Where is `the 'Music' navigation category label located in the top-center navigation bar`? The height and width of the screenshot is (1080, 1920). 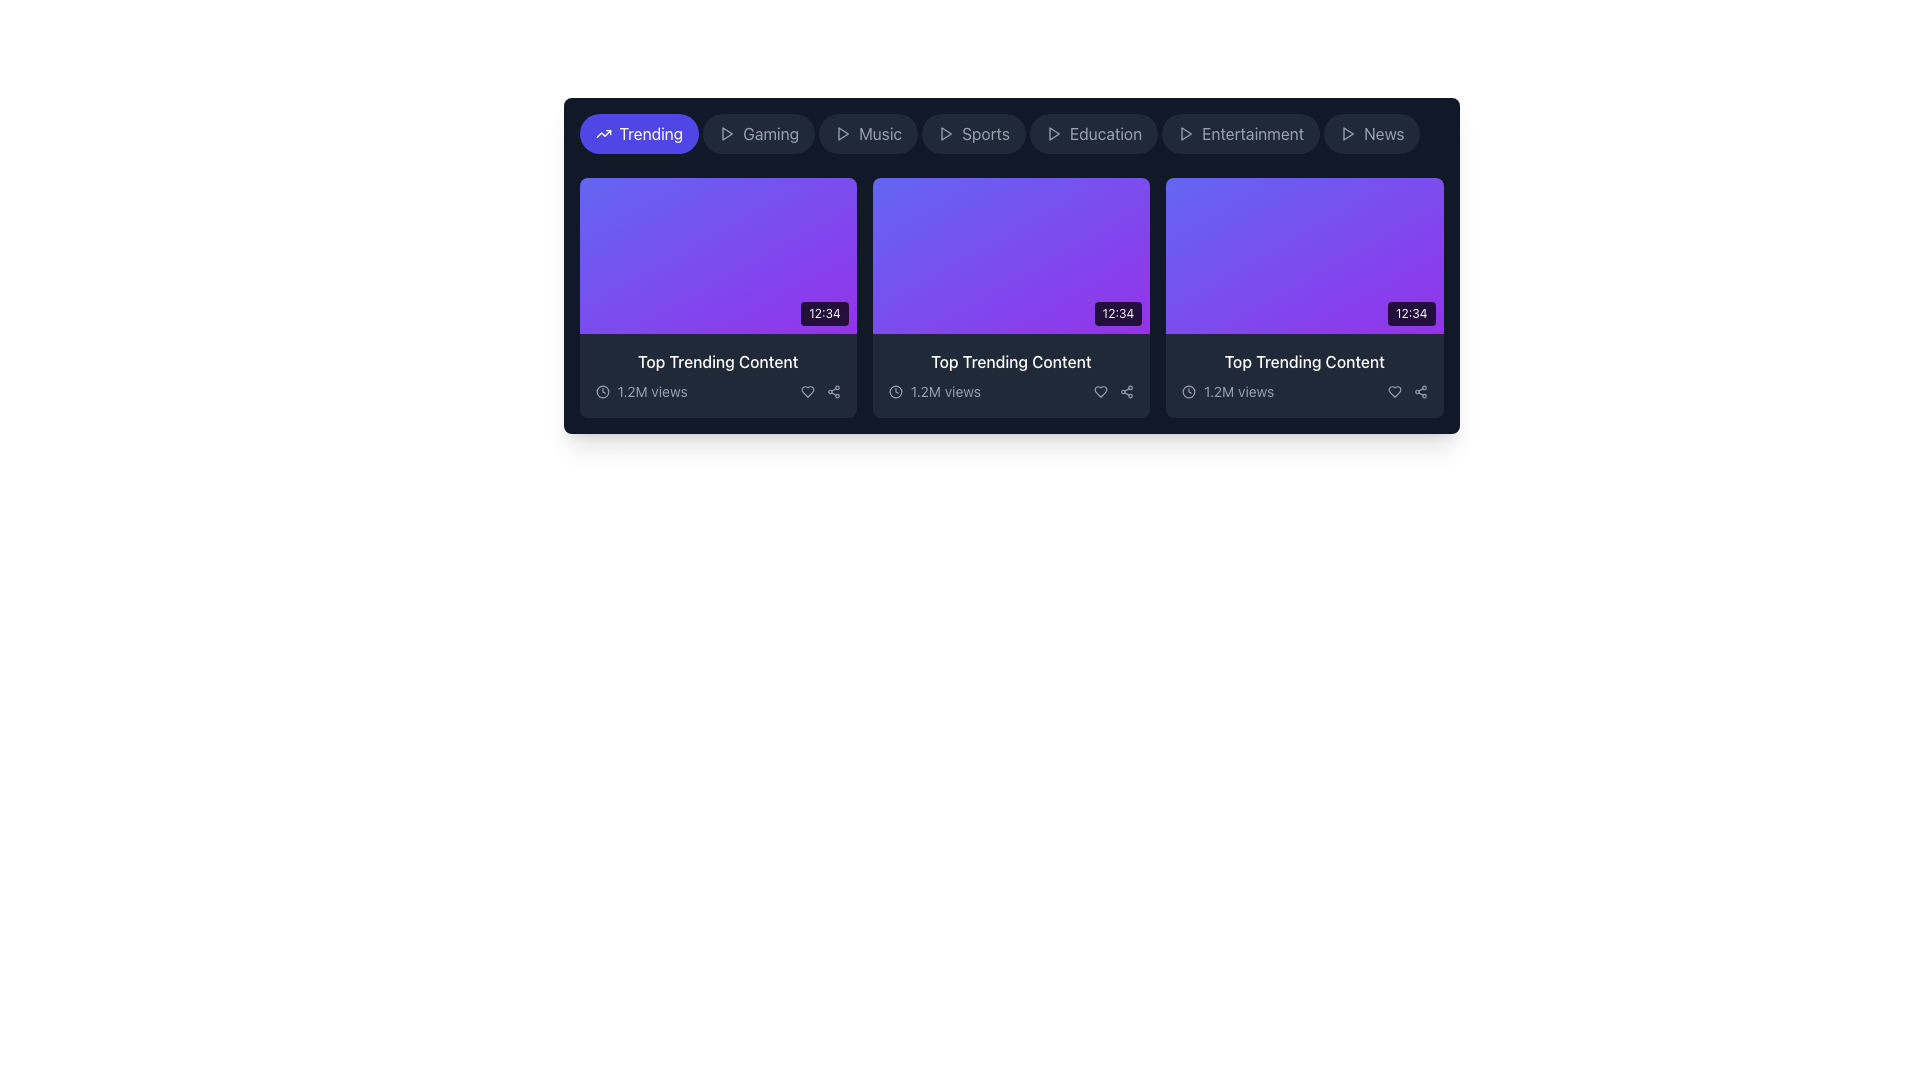 the 'Music' navigation category label located in the top-center navigation bar is located at coordinates (880, 134).